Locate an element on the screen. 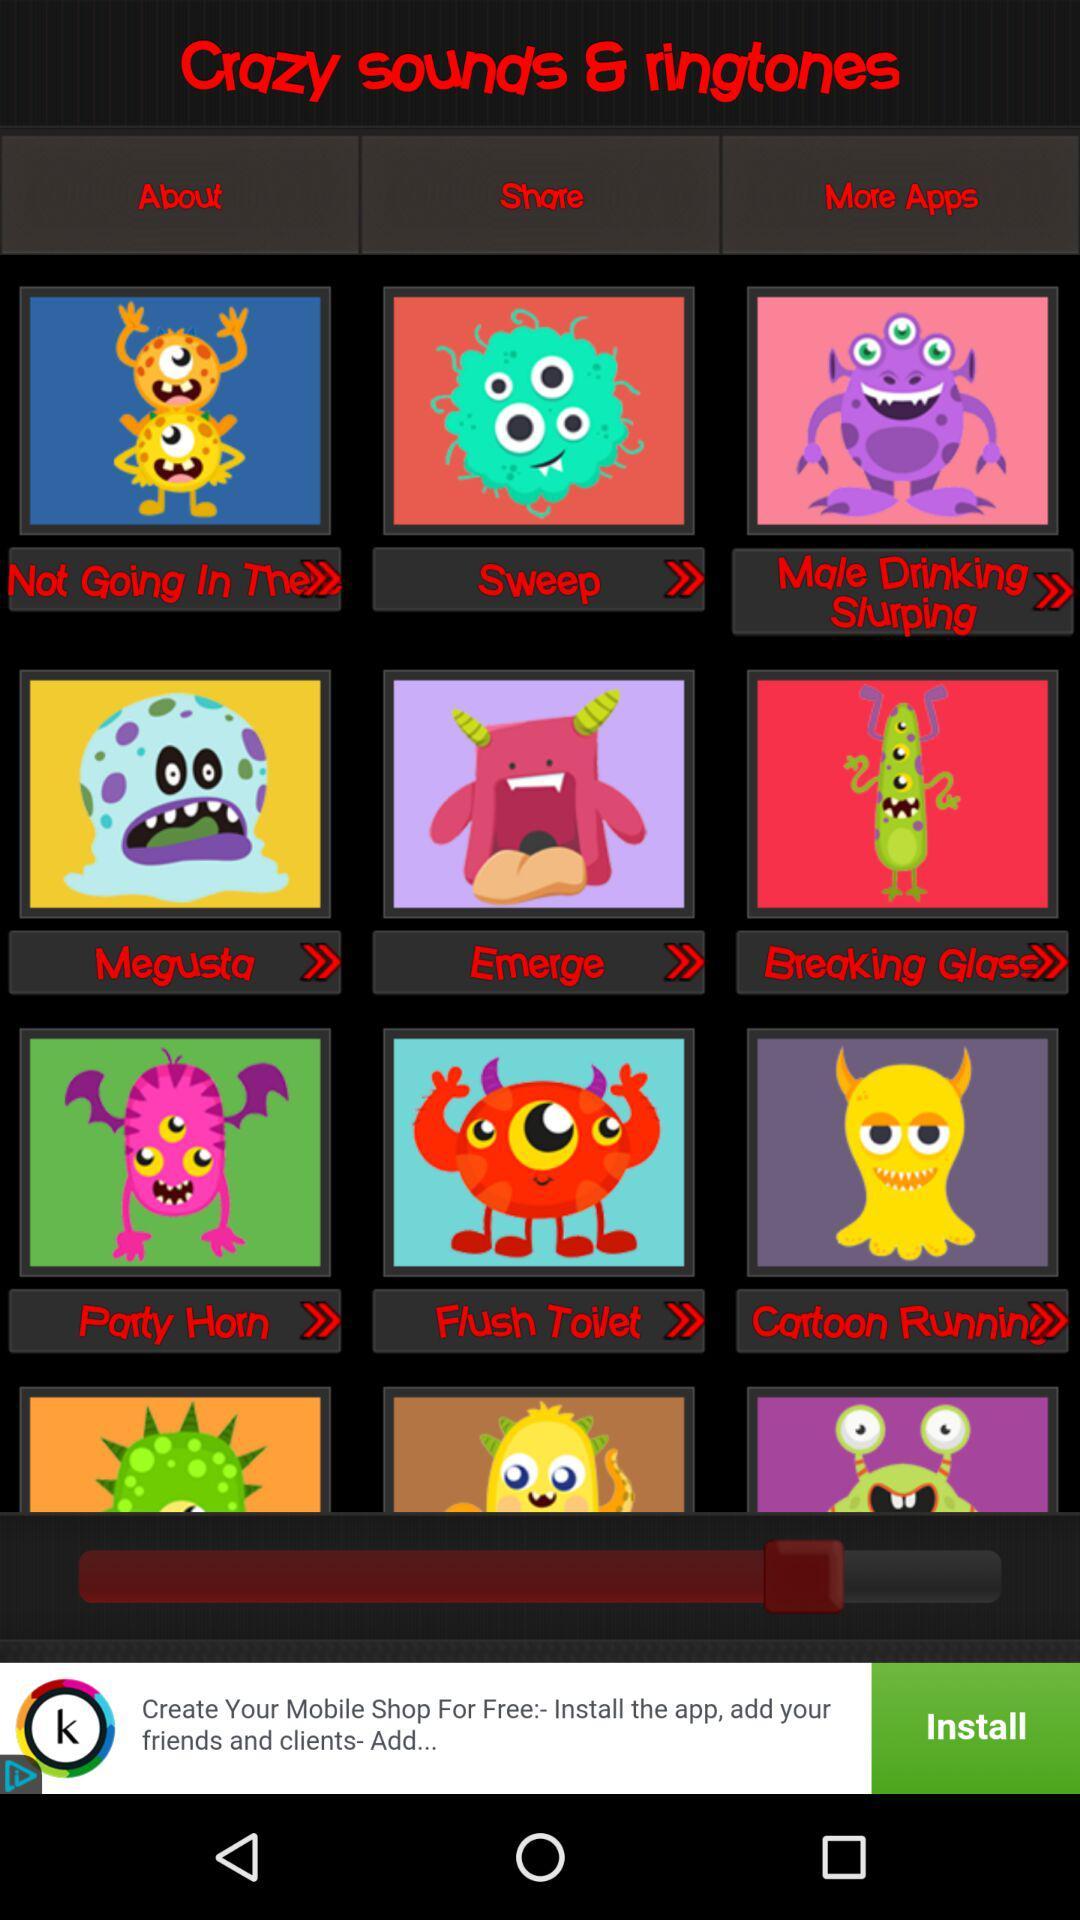 This screenshot has width=1080, height=1920. male drinking is located at coordinates (902, 411).